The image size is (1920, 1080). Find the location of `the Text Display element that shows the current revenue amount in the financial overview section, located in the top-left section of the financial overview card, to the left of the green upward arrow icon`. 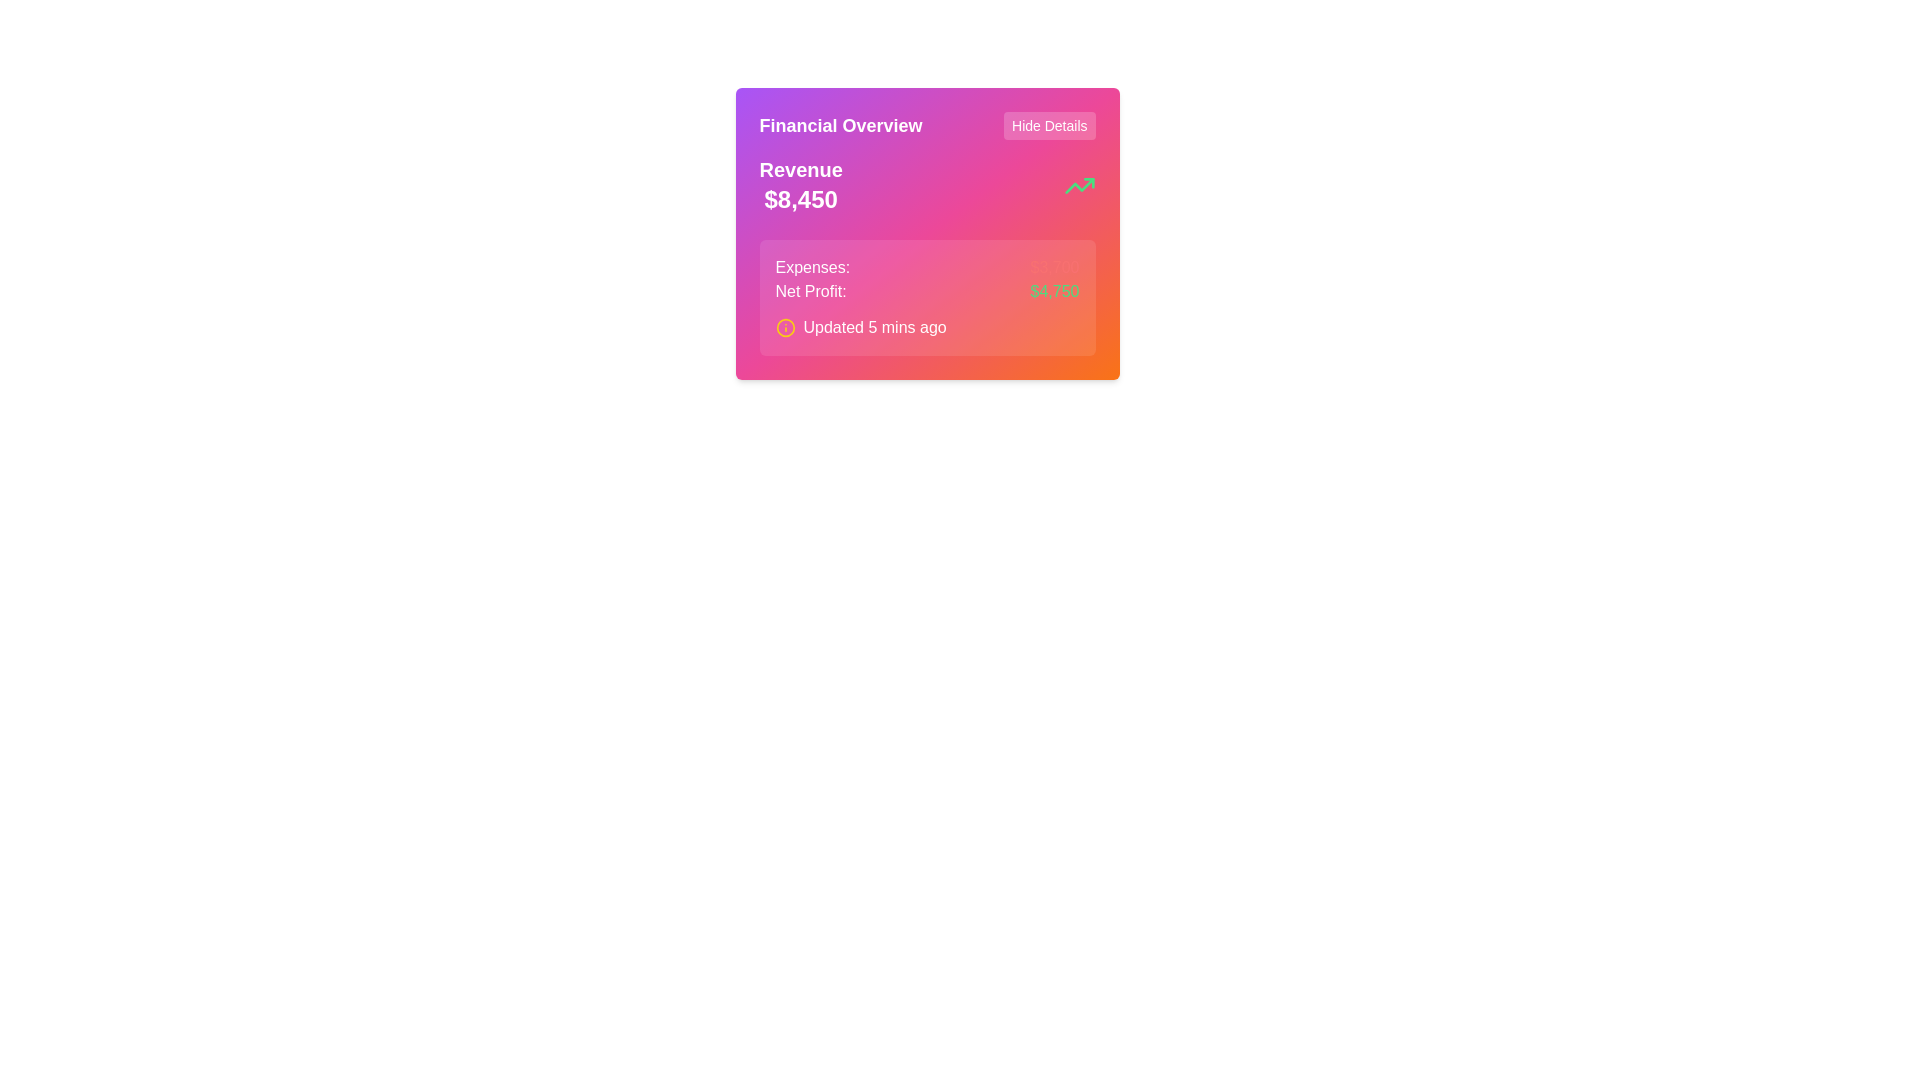

the Text Display element that shows the current revenue amount in the financial overview section, located in the top-left section of the financial overview card, to the left of the green upward arrow icon is located at coordinates (801, 185).